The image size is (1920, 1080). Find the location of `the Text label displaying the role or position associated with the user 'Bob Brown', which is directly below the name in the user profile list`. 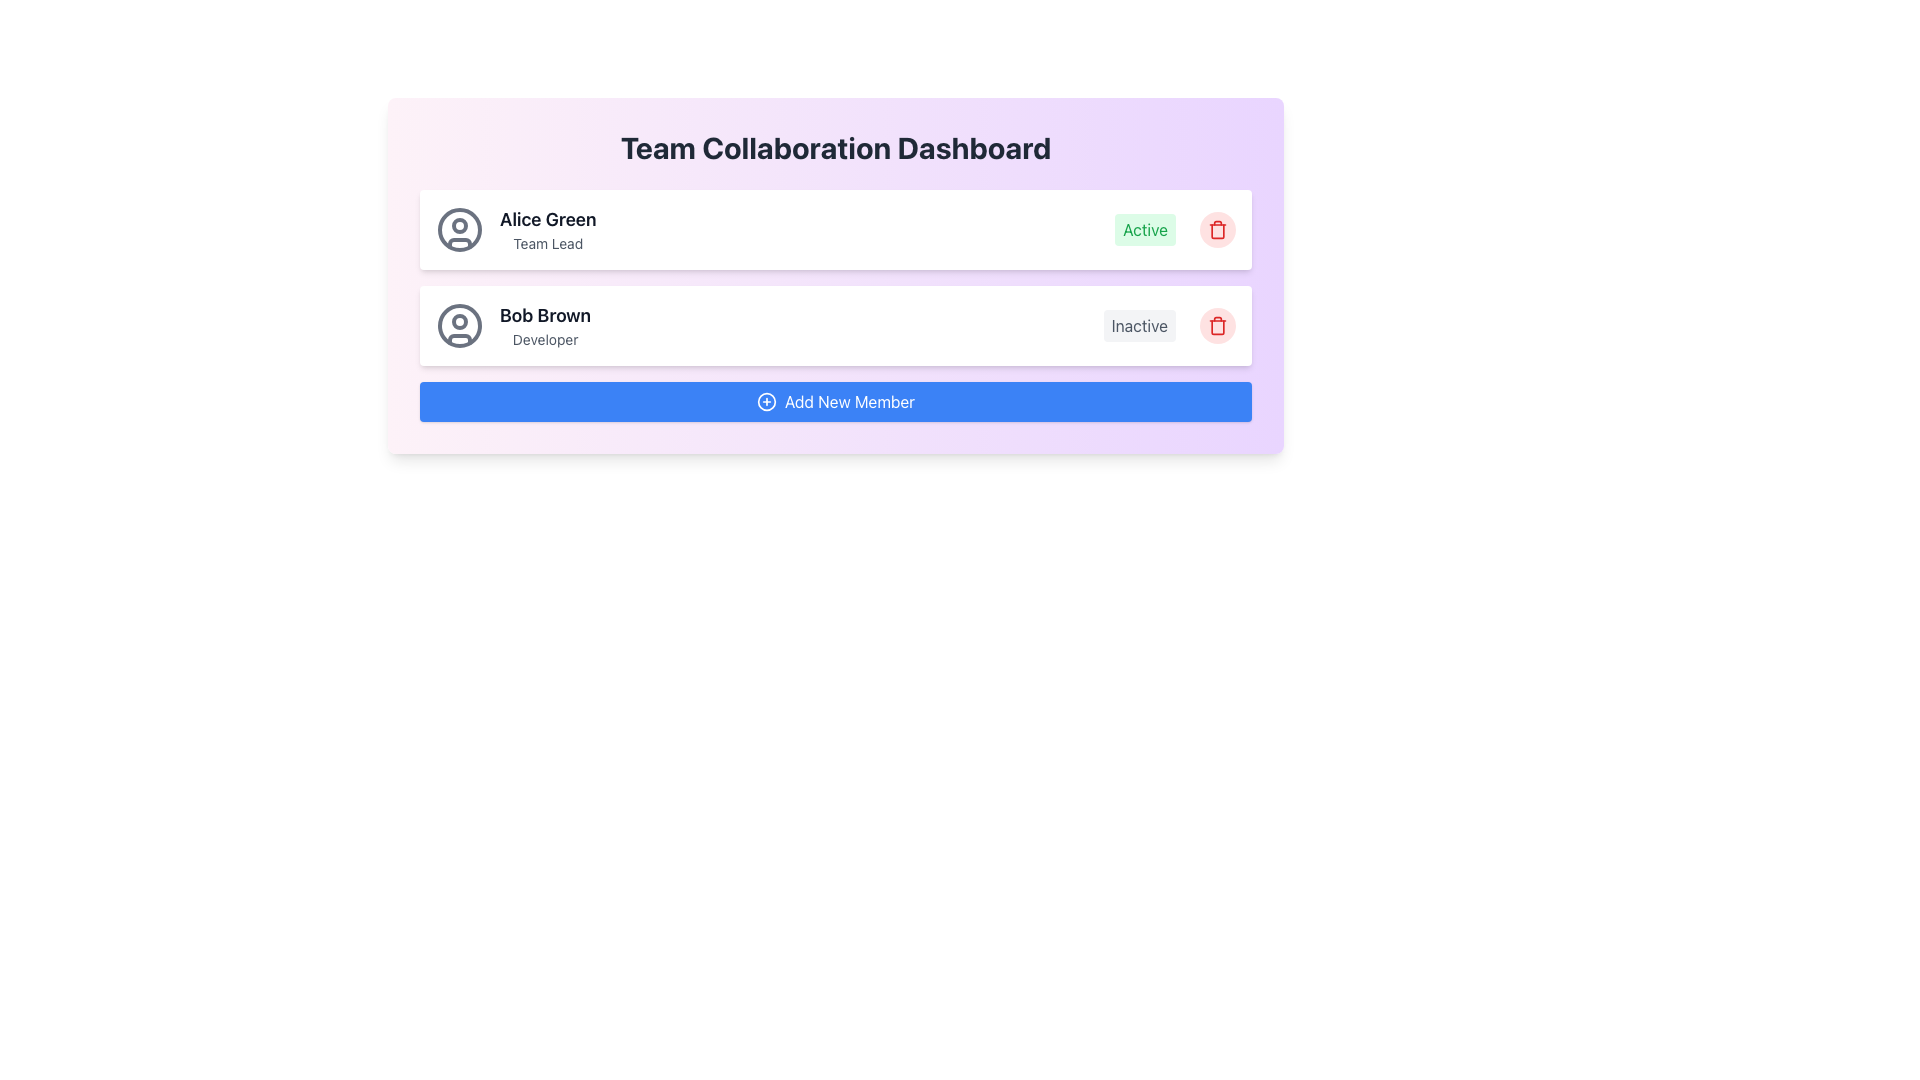

the Text label displaying the role or position associated with the user 'Bob Brown', which is directly below the name in the user profile list is located at coordinates (545, 338).